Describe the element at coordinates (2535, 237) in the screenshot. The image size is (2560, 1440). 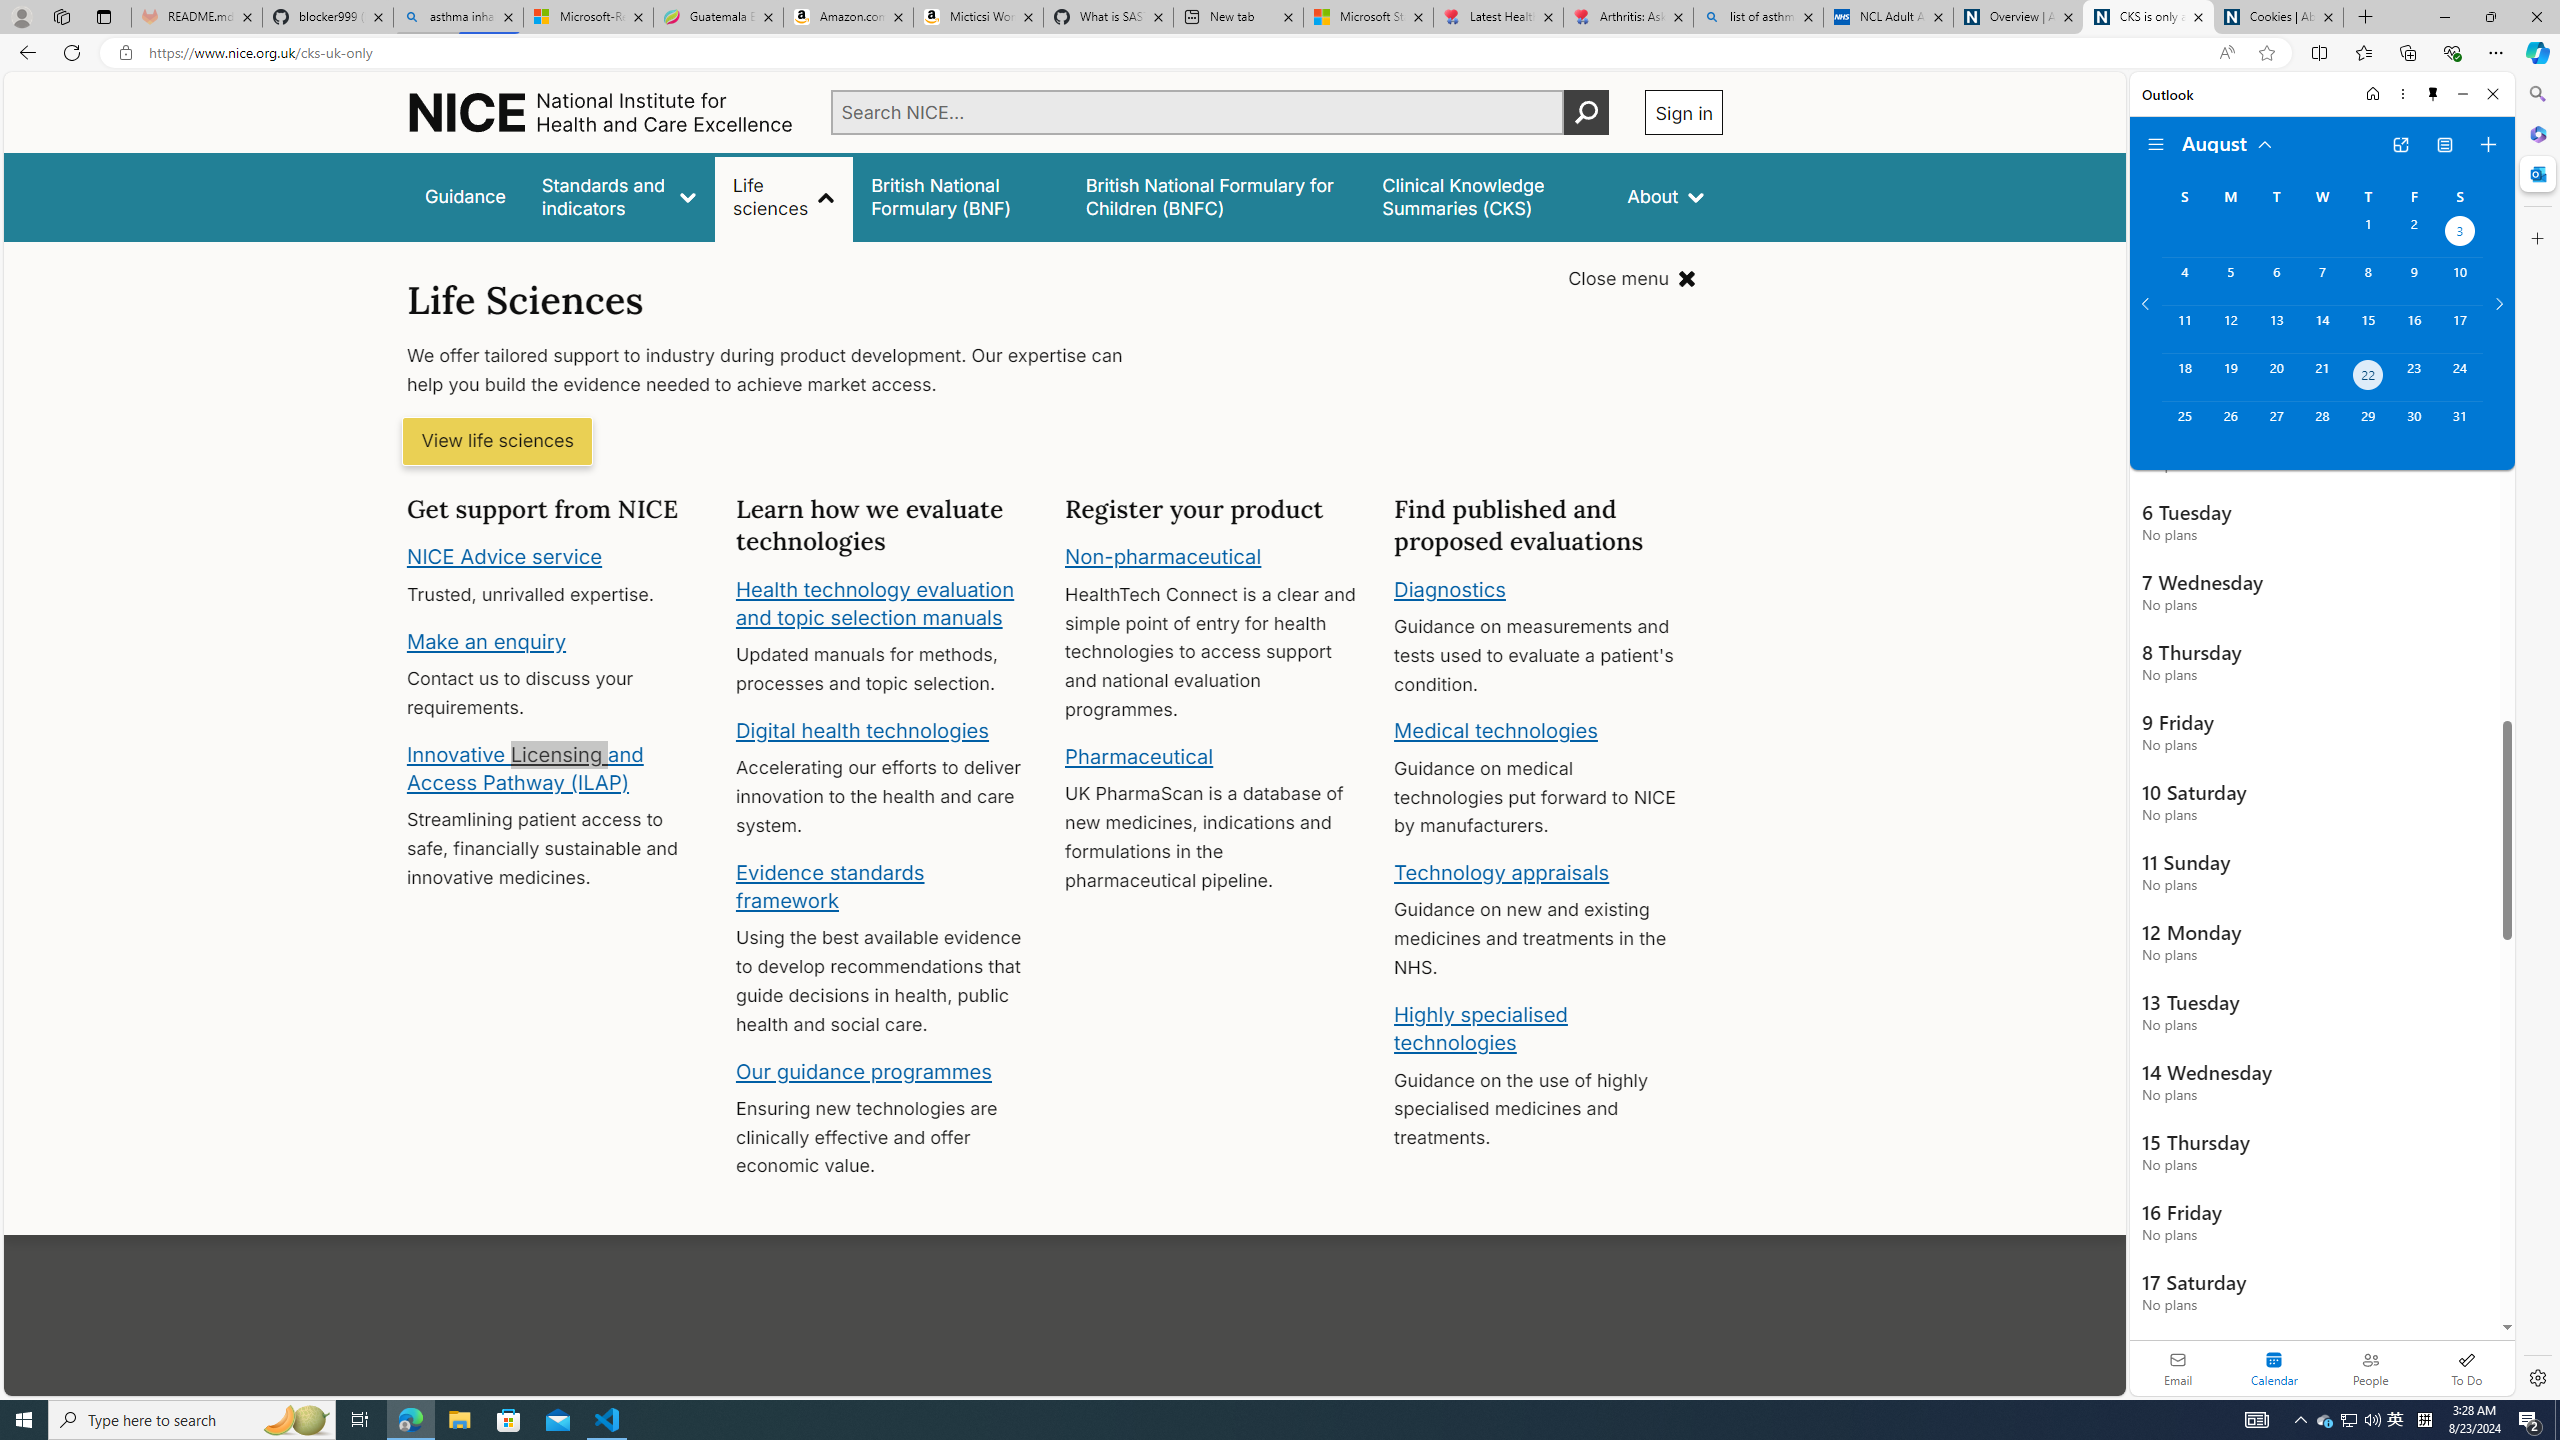
I see `'Close Customize pane'` at that location.